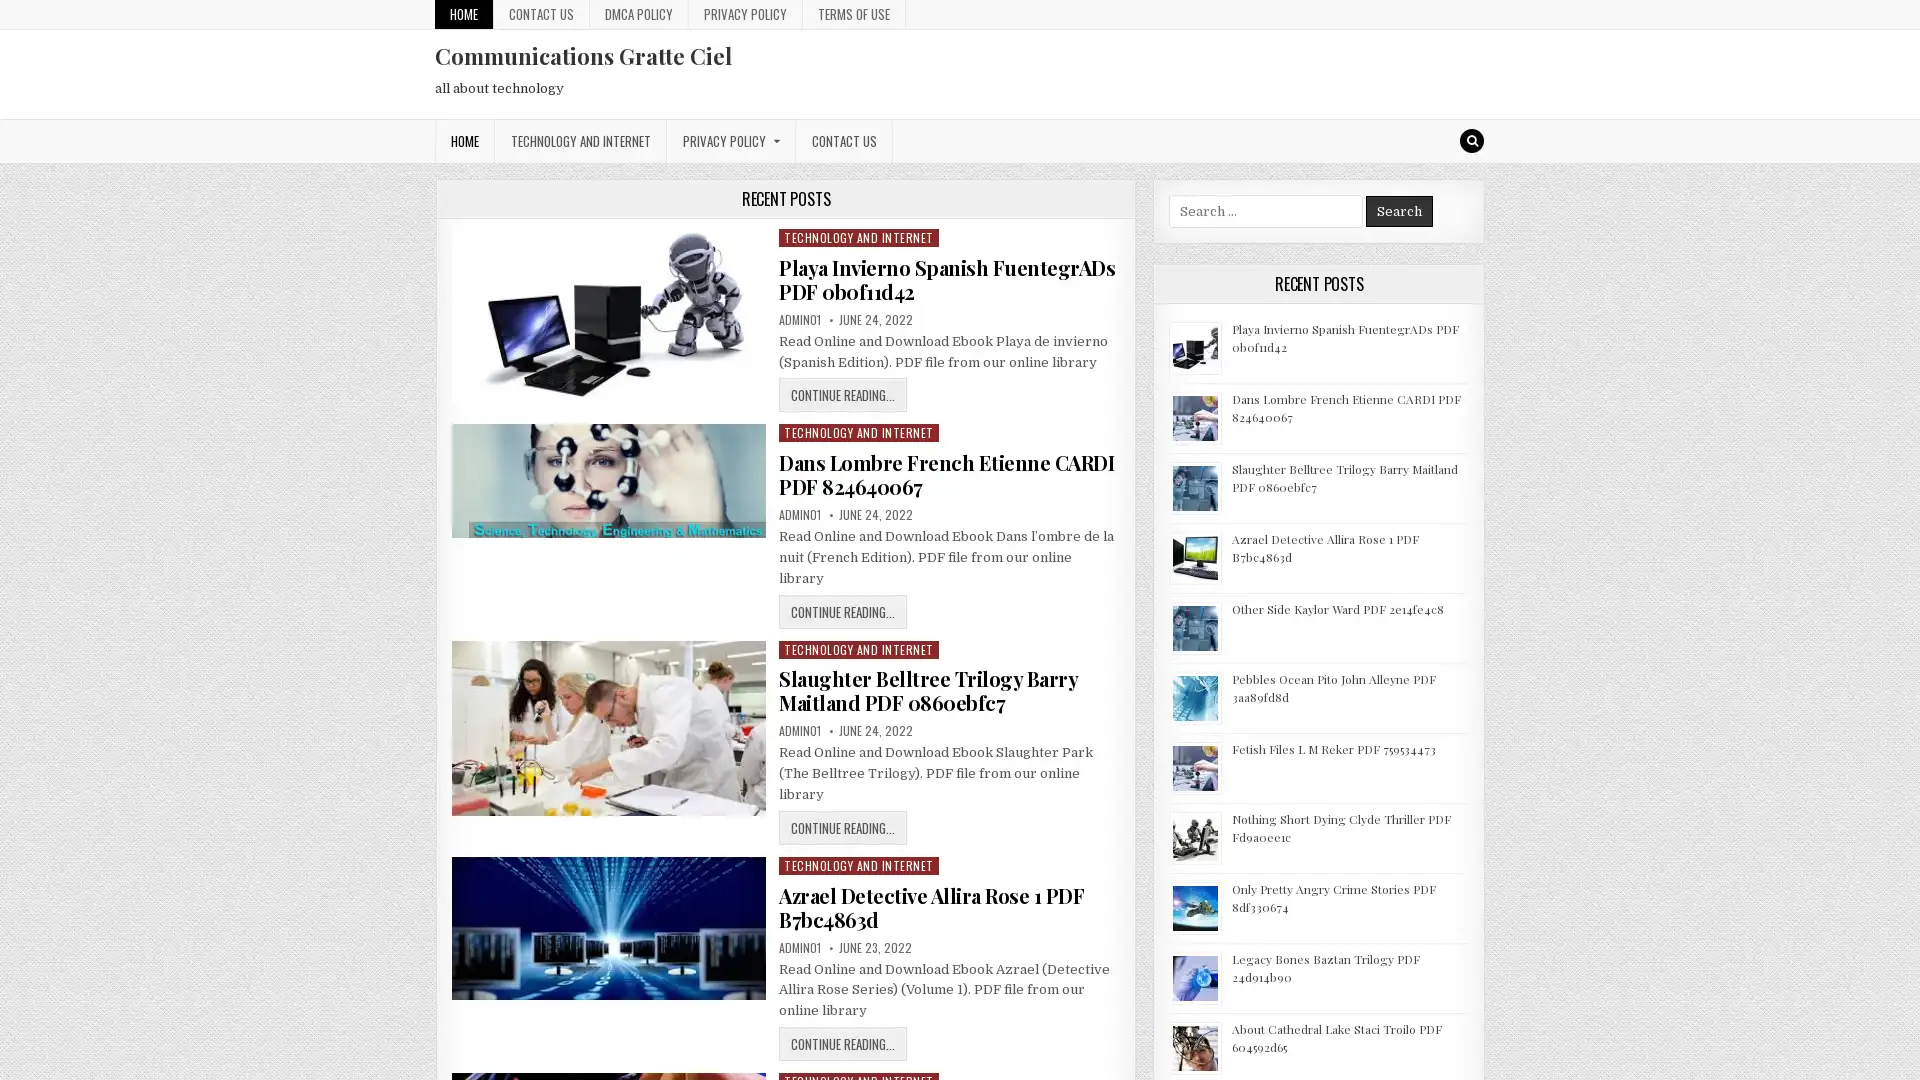 The width and height of the screenshot is (1920, 1080). I want to click on Search, so click(1398, 211).